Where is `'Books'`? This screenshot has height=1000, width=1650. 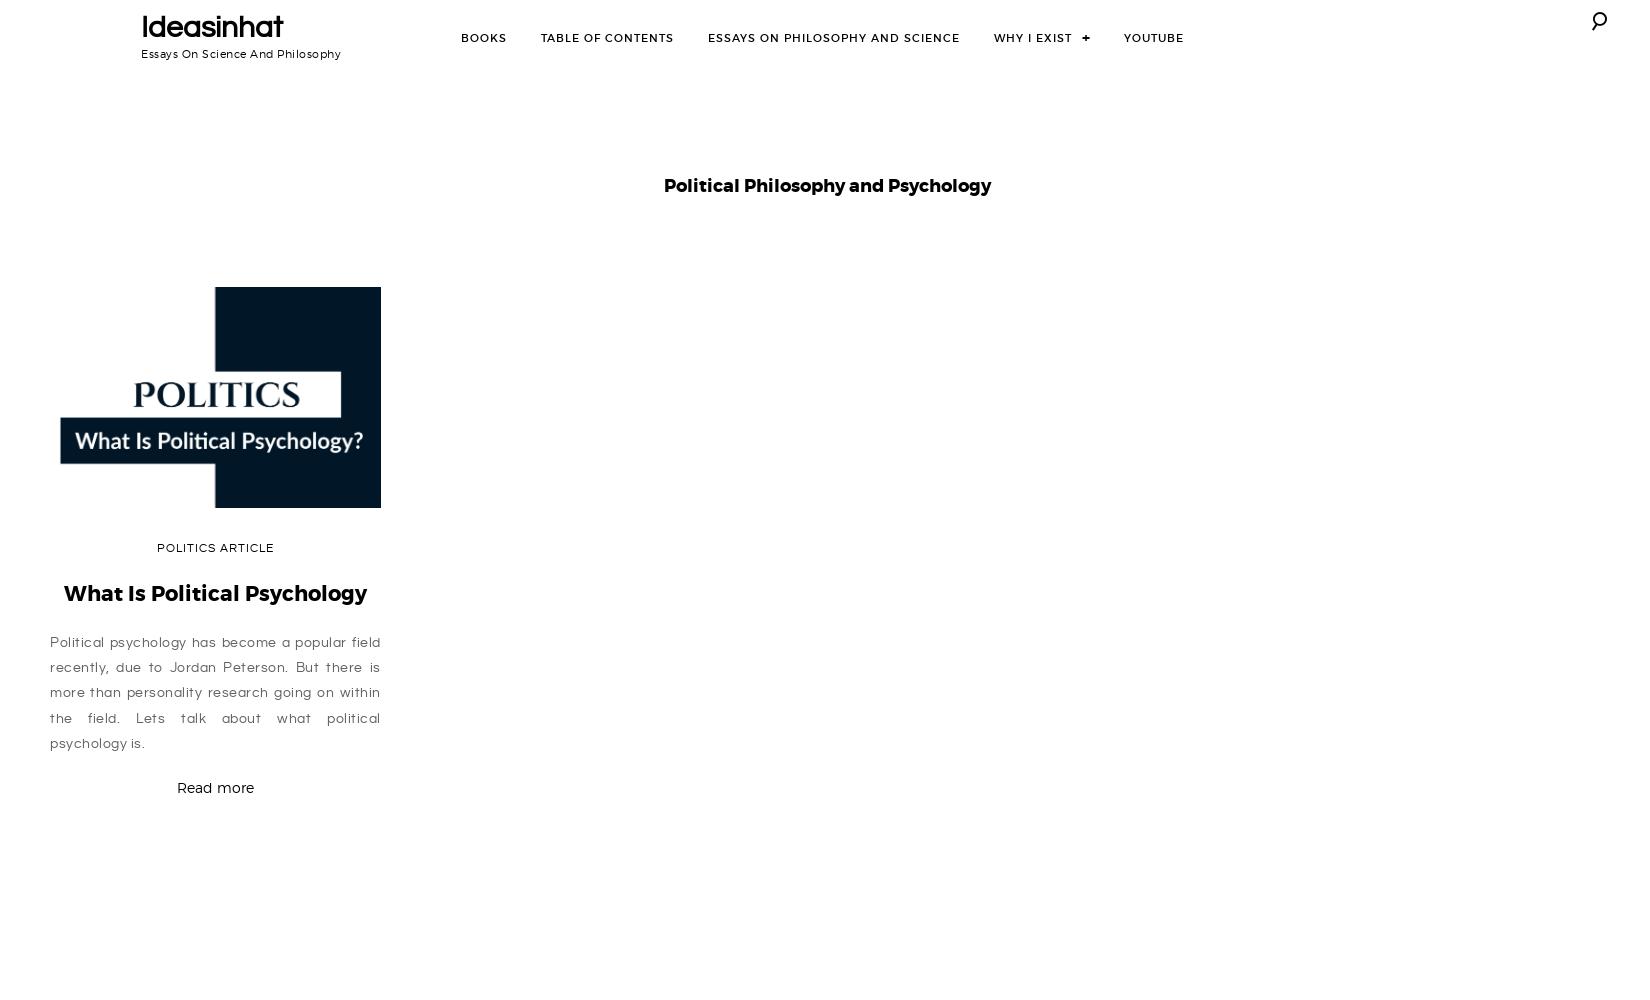
'Books' is located at coordinates (482, 37).